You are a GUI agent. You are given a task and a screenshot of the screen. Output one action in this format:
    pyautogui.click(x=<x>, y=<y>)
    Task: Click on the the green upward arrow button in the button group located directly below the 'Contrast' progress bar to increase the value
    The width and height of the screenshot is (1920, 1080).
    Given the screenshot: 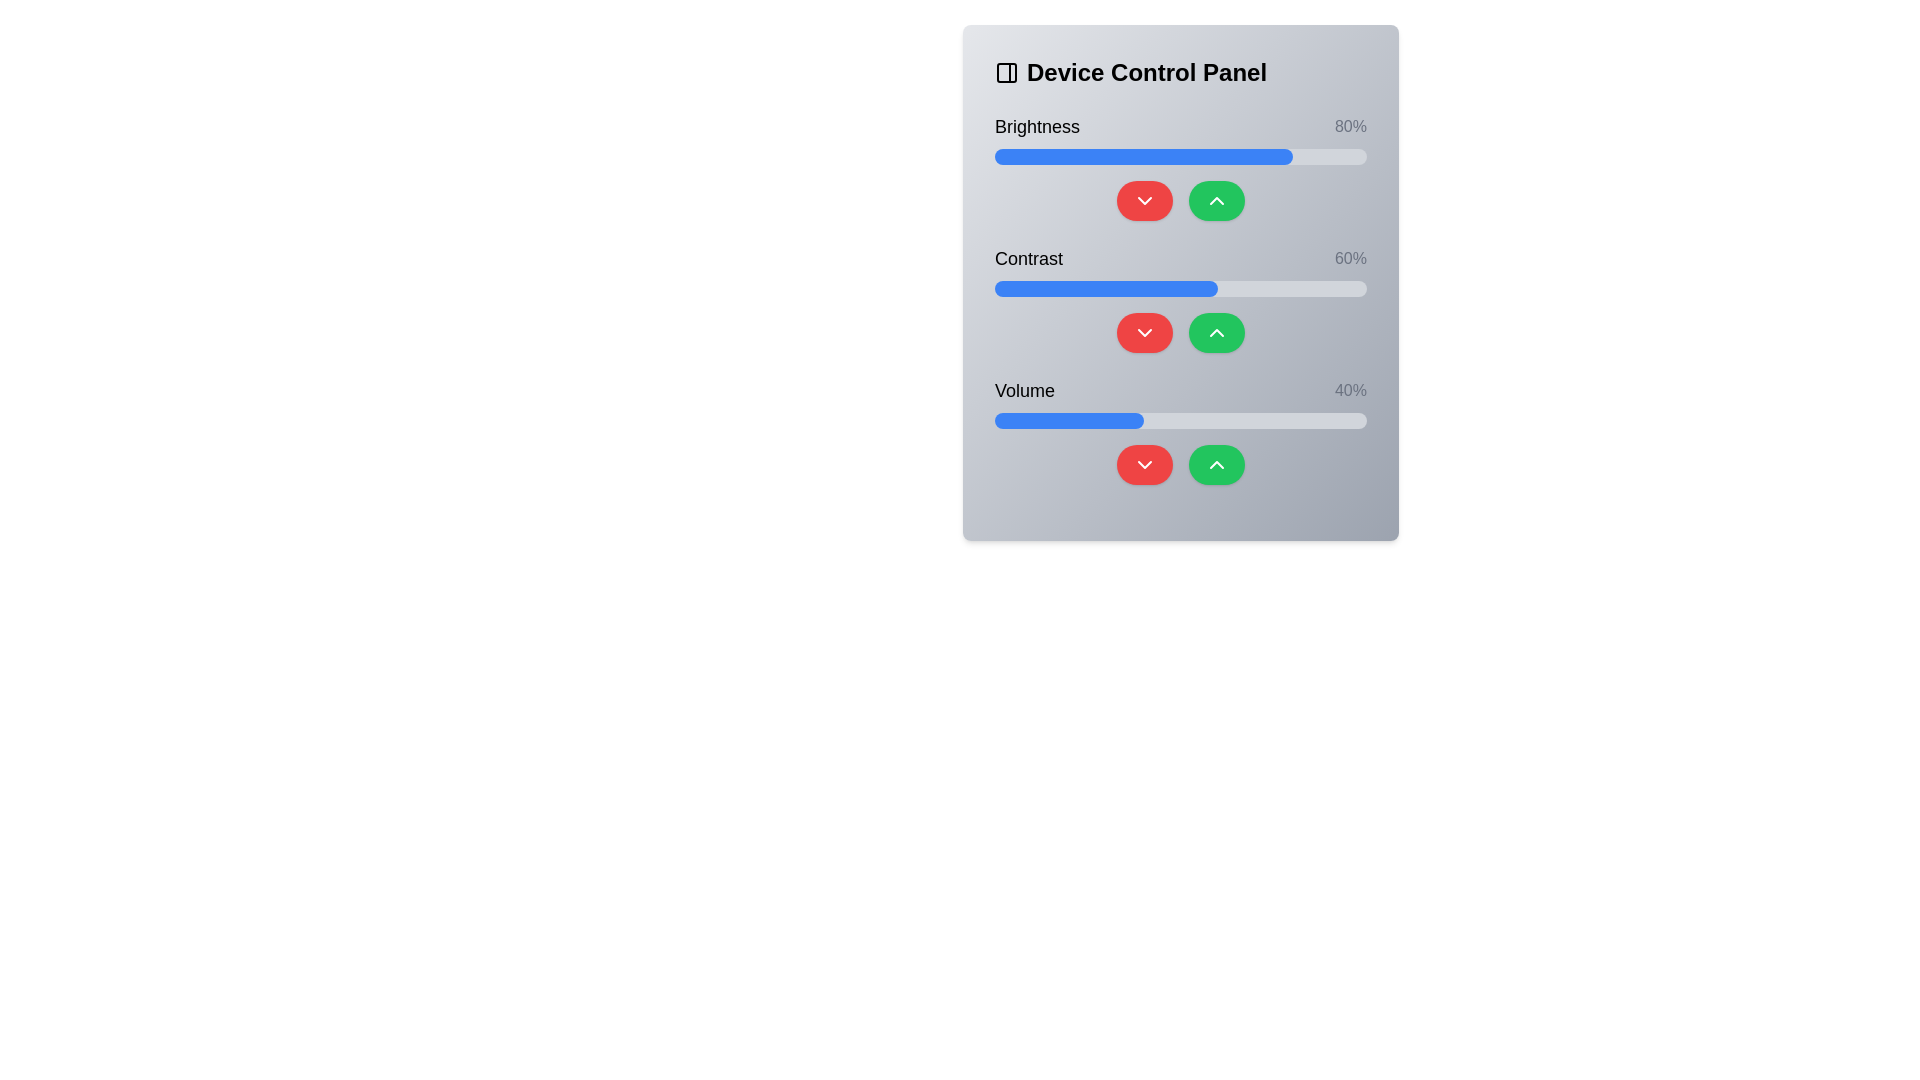 What is the action you would take?
    pyautogui.click(x=1180, y=331)
    